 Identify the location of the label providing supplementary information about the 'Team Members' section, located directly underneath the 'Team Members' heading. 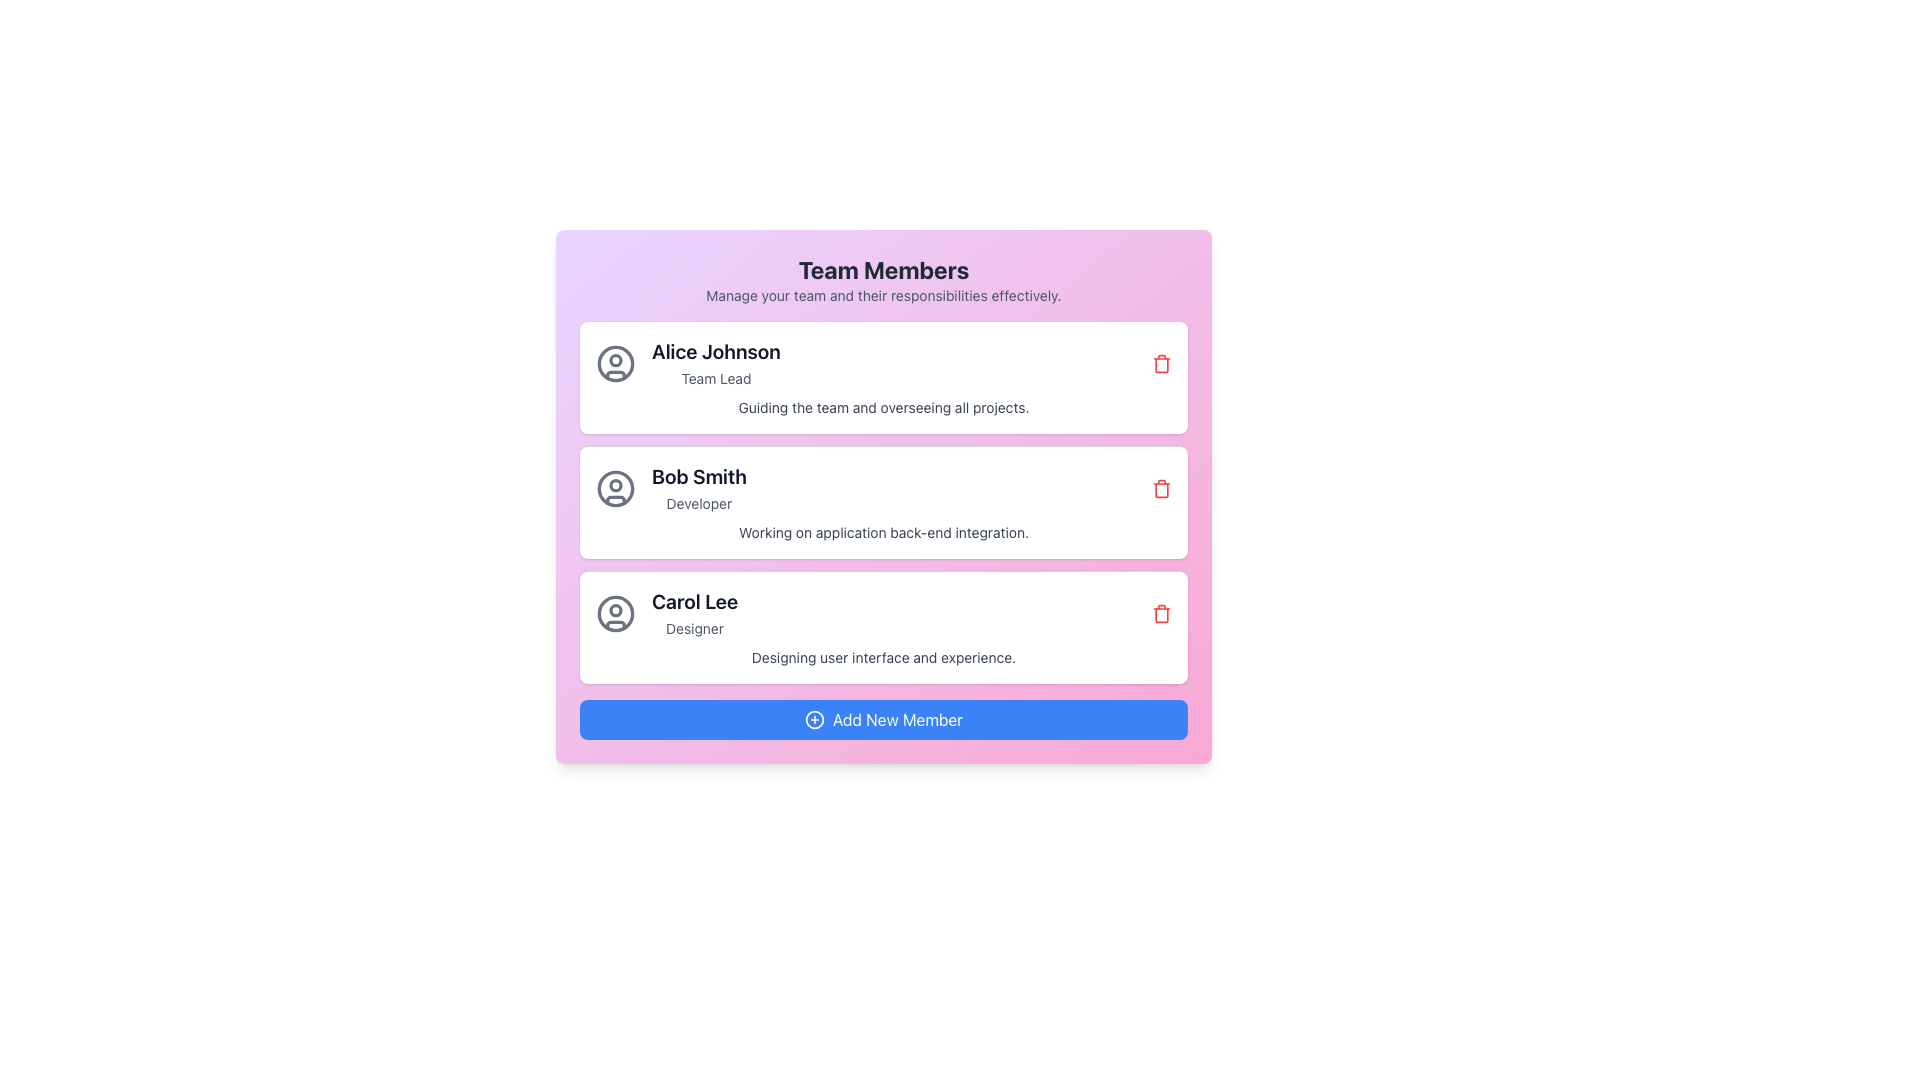
(882, 296).